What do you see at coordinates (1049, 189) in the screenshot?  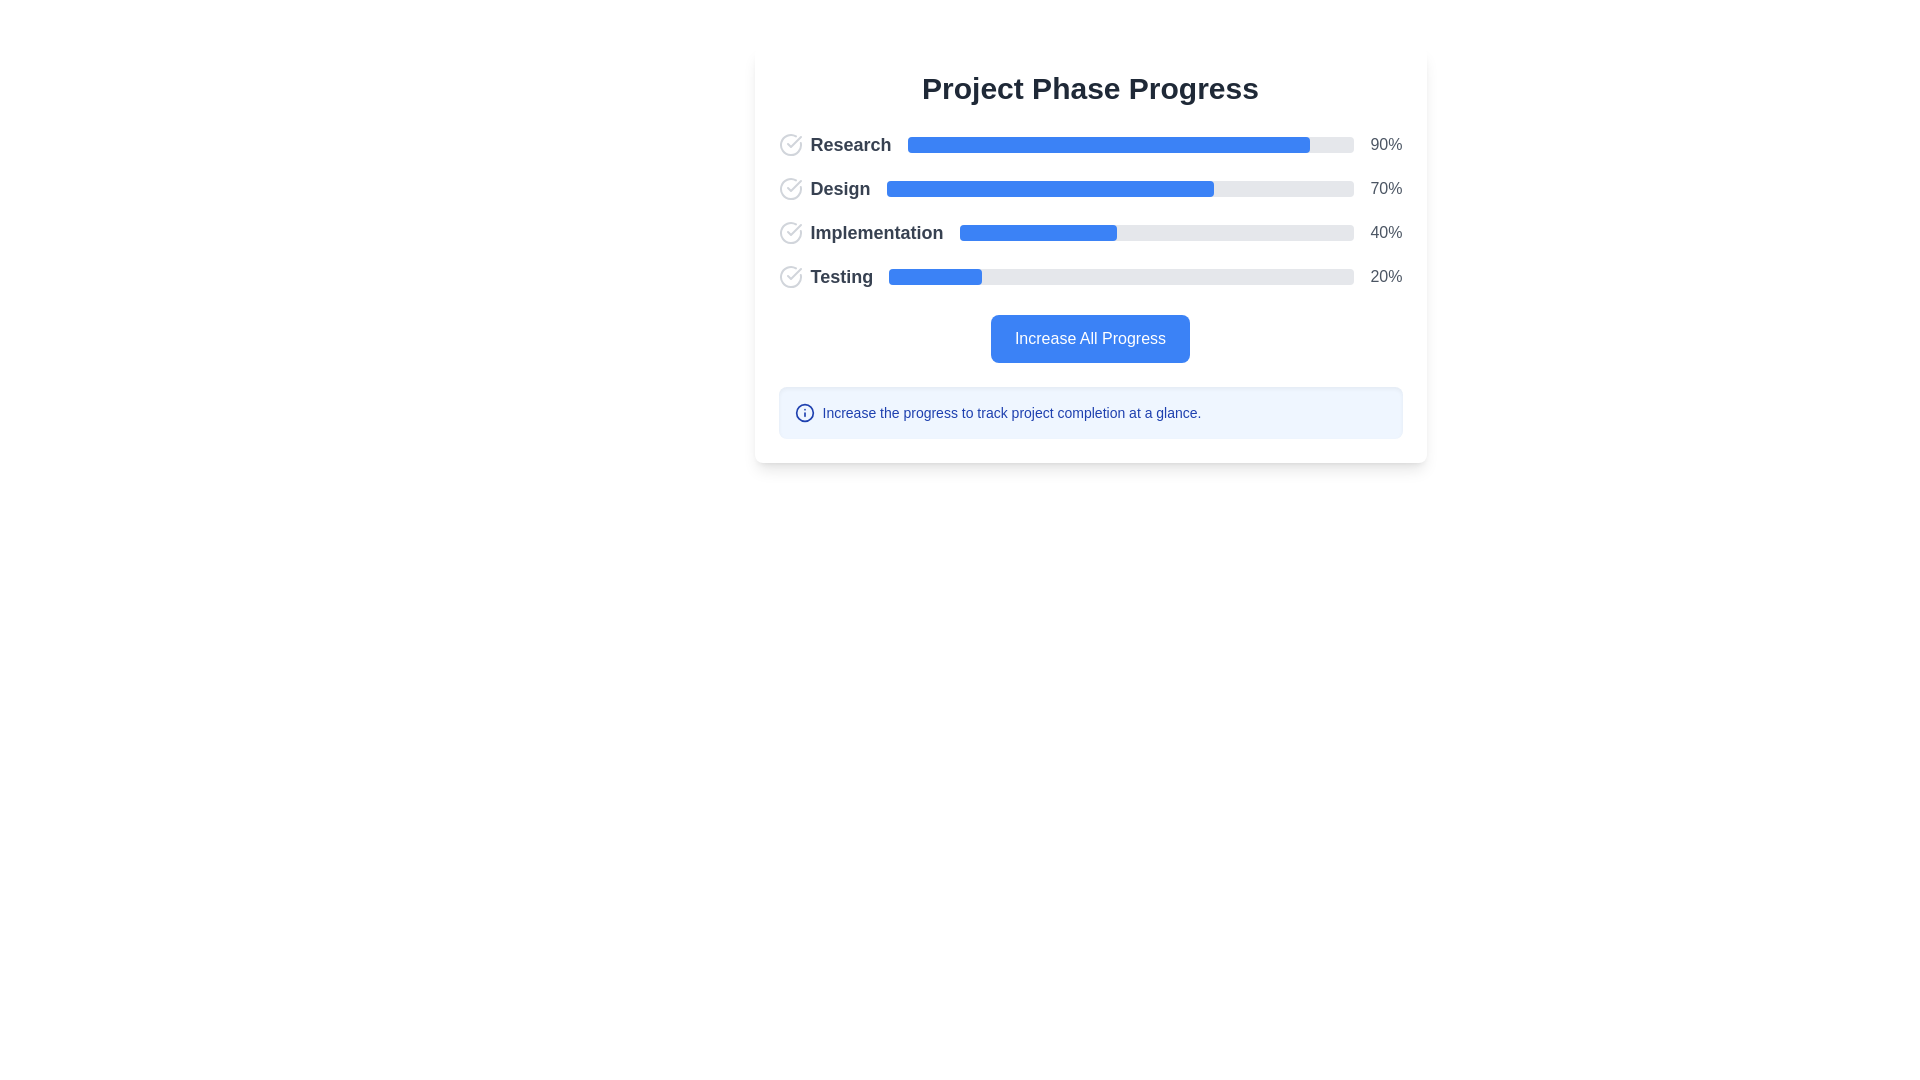 I see `the blue progress bar representing the 'Design' phase, which is the second bar in the vertical sequence of progress bars` at bounding box center [1049, 189].